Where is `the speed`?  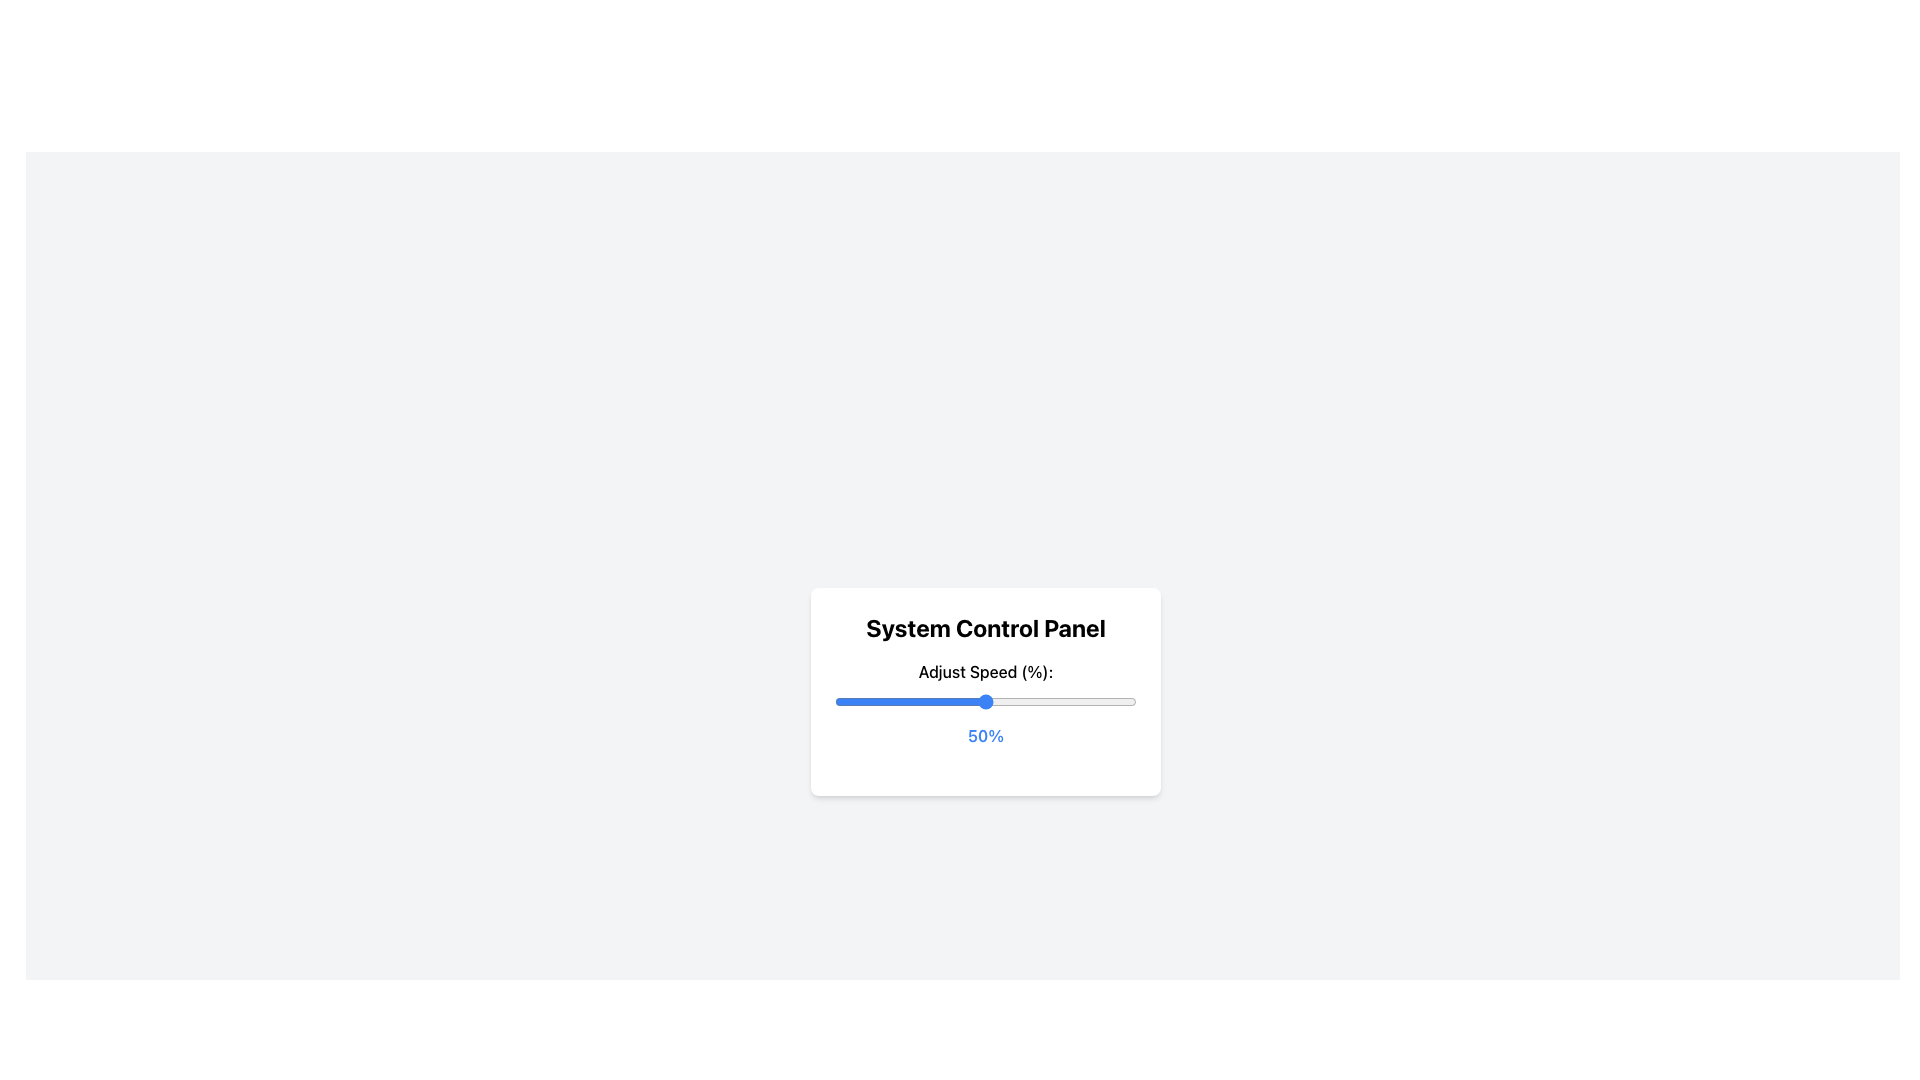
the speed is located at coordinates (885, 701).